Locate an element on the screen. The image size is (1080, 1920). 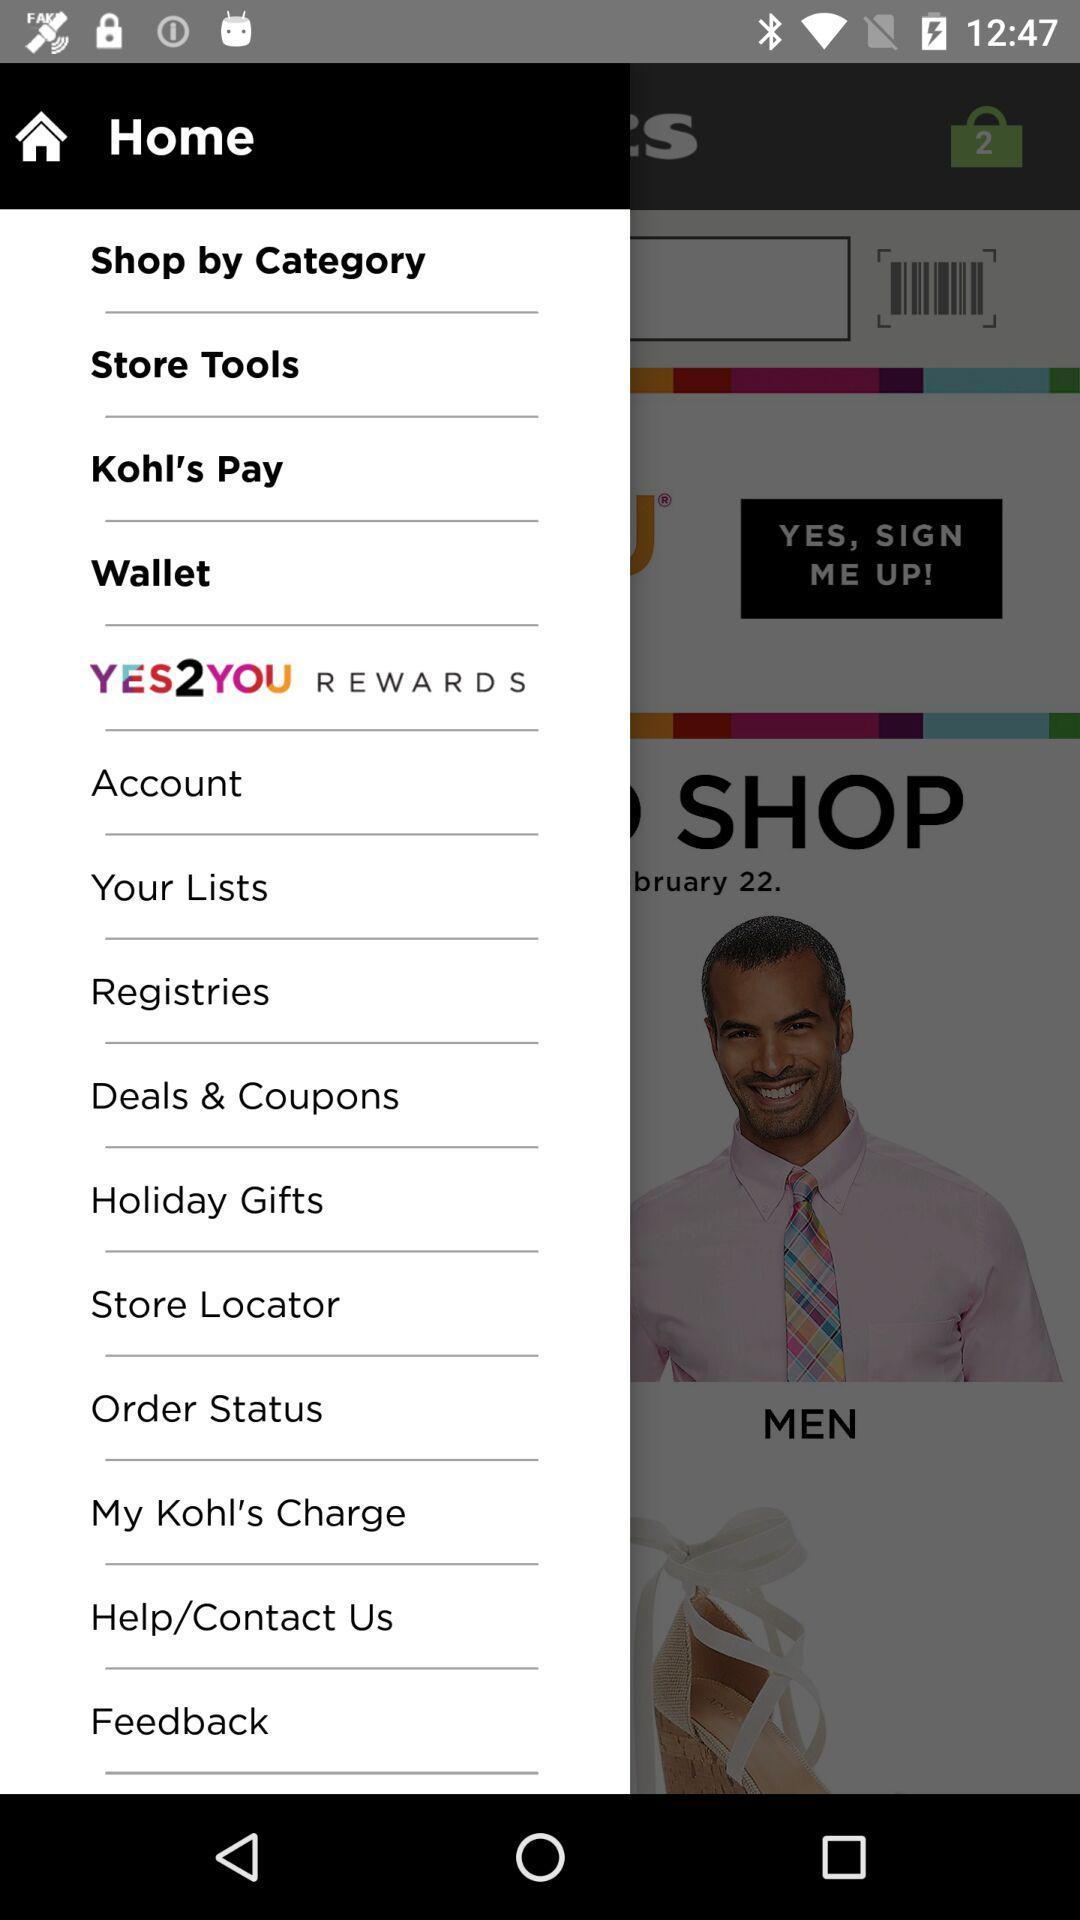
the home icon is located at coordinates (72, 135).